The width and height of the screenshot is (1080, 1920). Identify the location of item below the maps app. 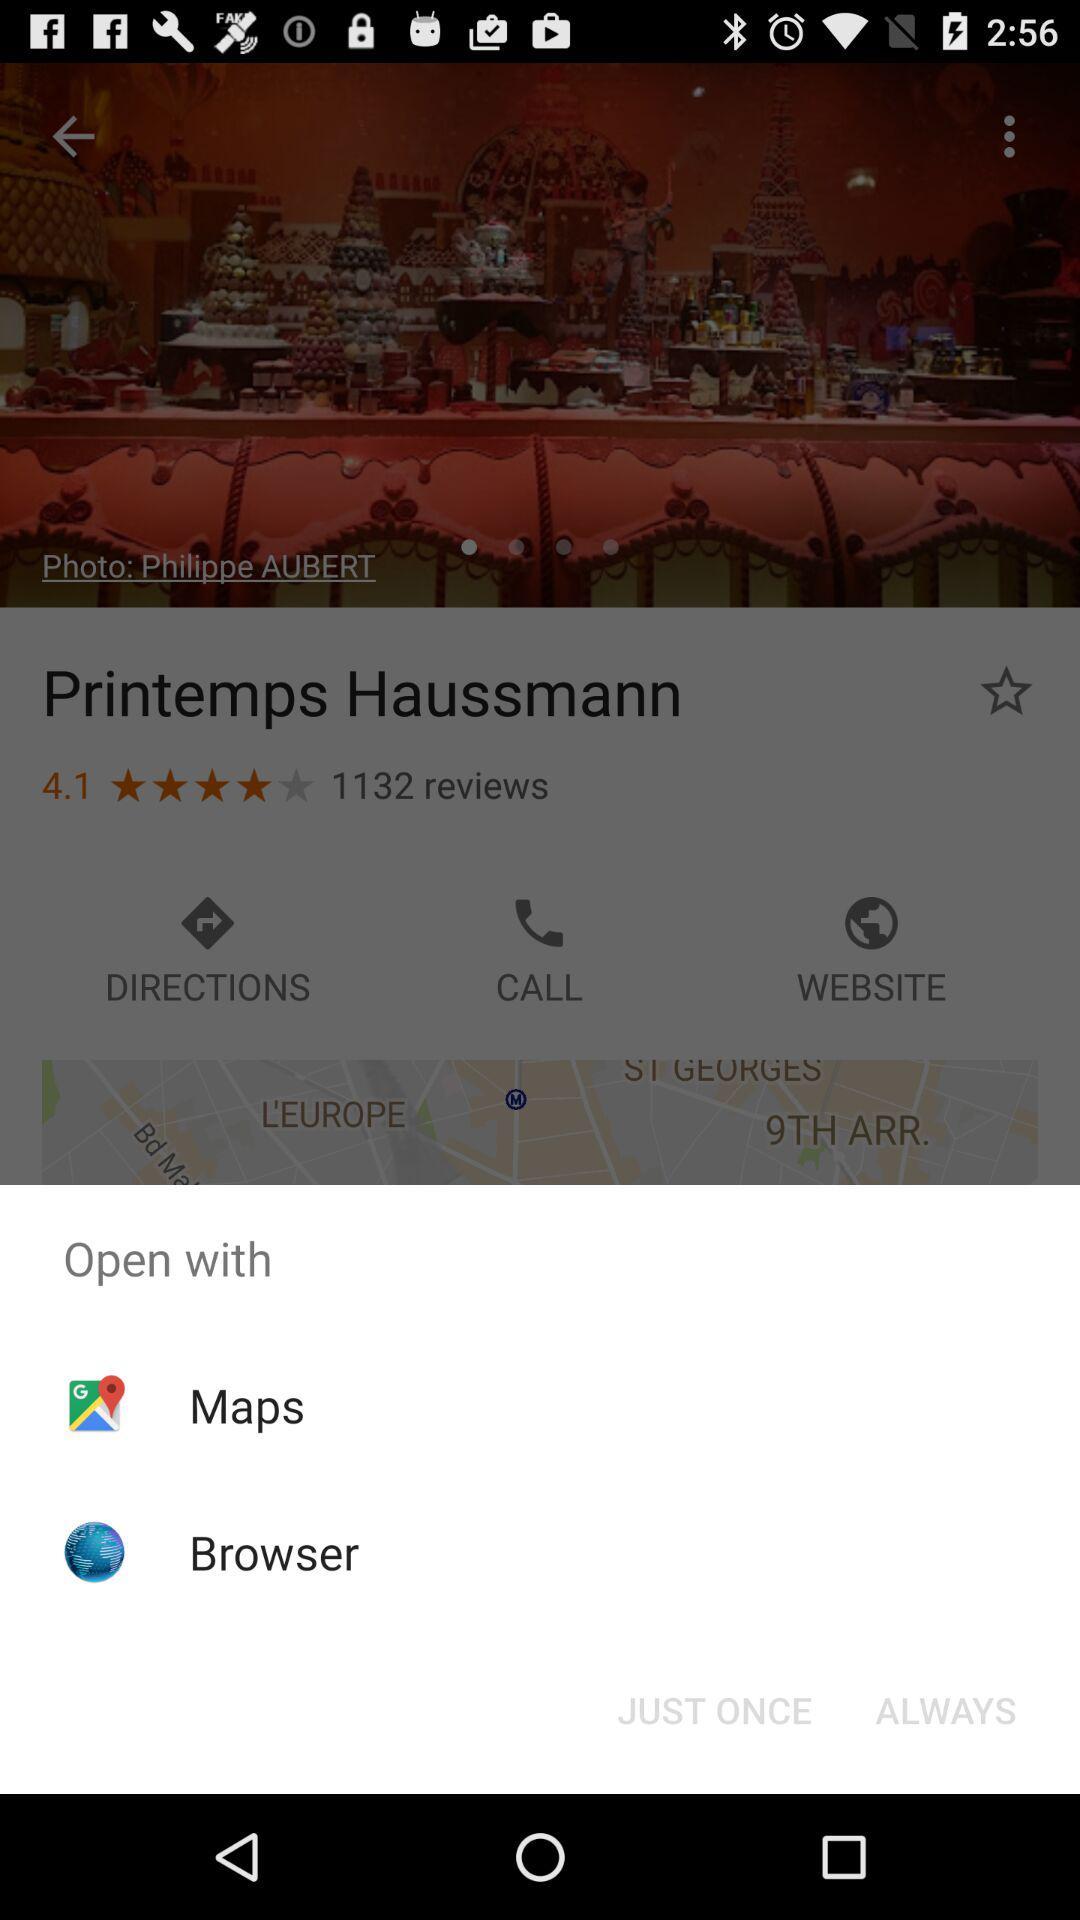
(274, 1551).